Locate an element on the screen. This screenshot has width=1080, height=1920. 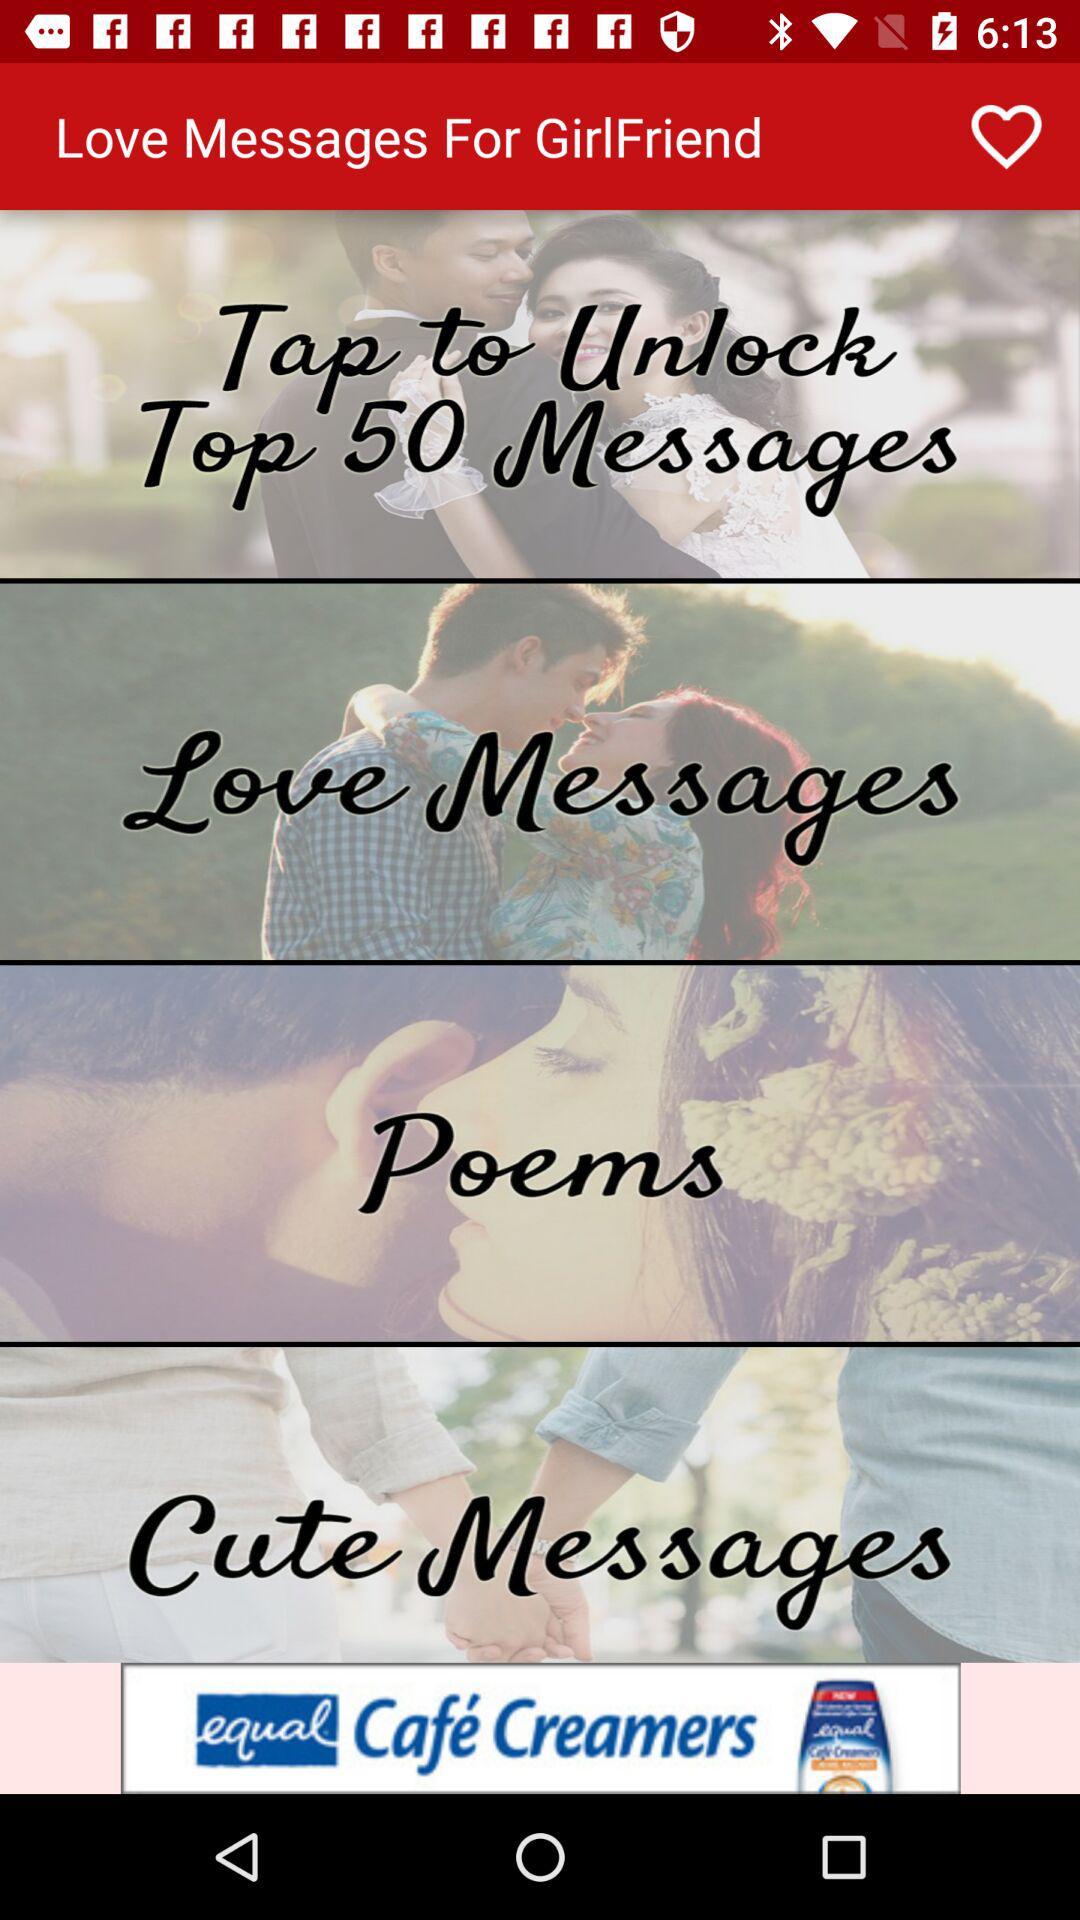
cute messages is located at coordinates (540, 1504).